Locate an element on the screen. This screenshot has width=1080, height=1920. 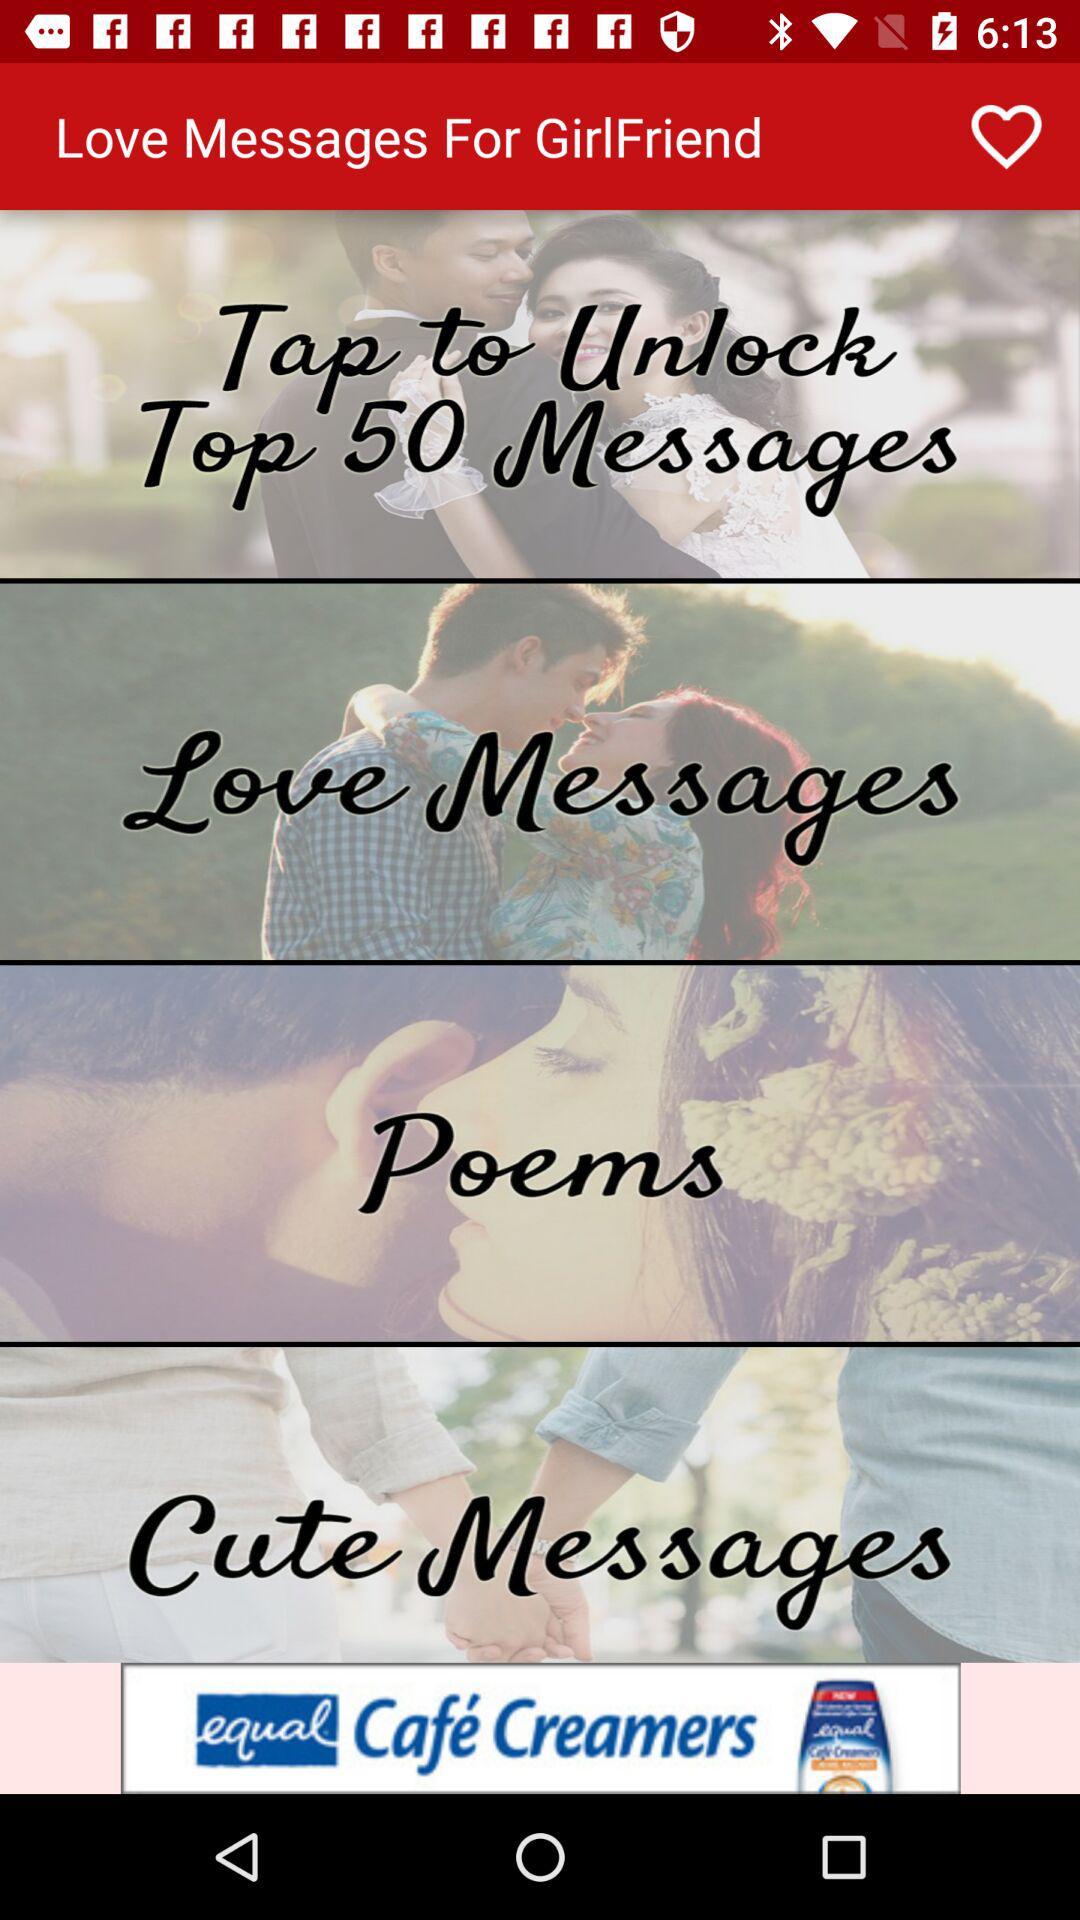
cute messages is located at coordinates (540, 1504).